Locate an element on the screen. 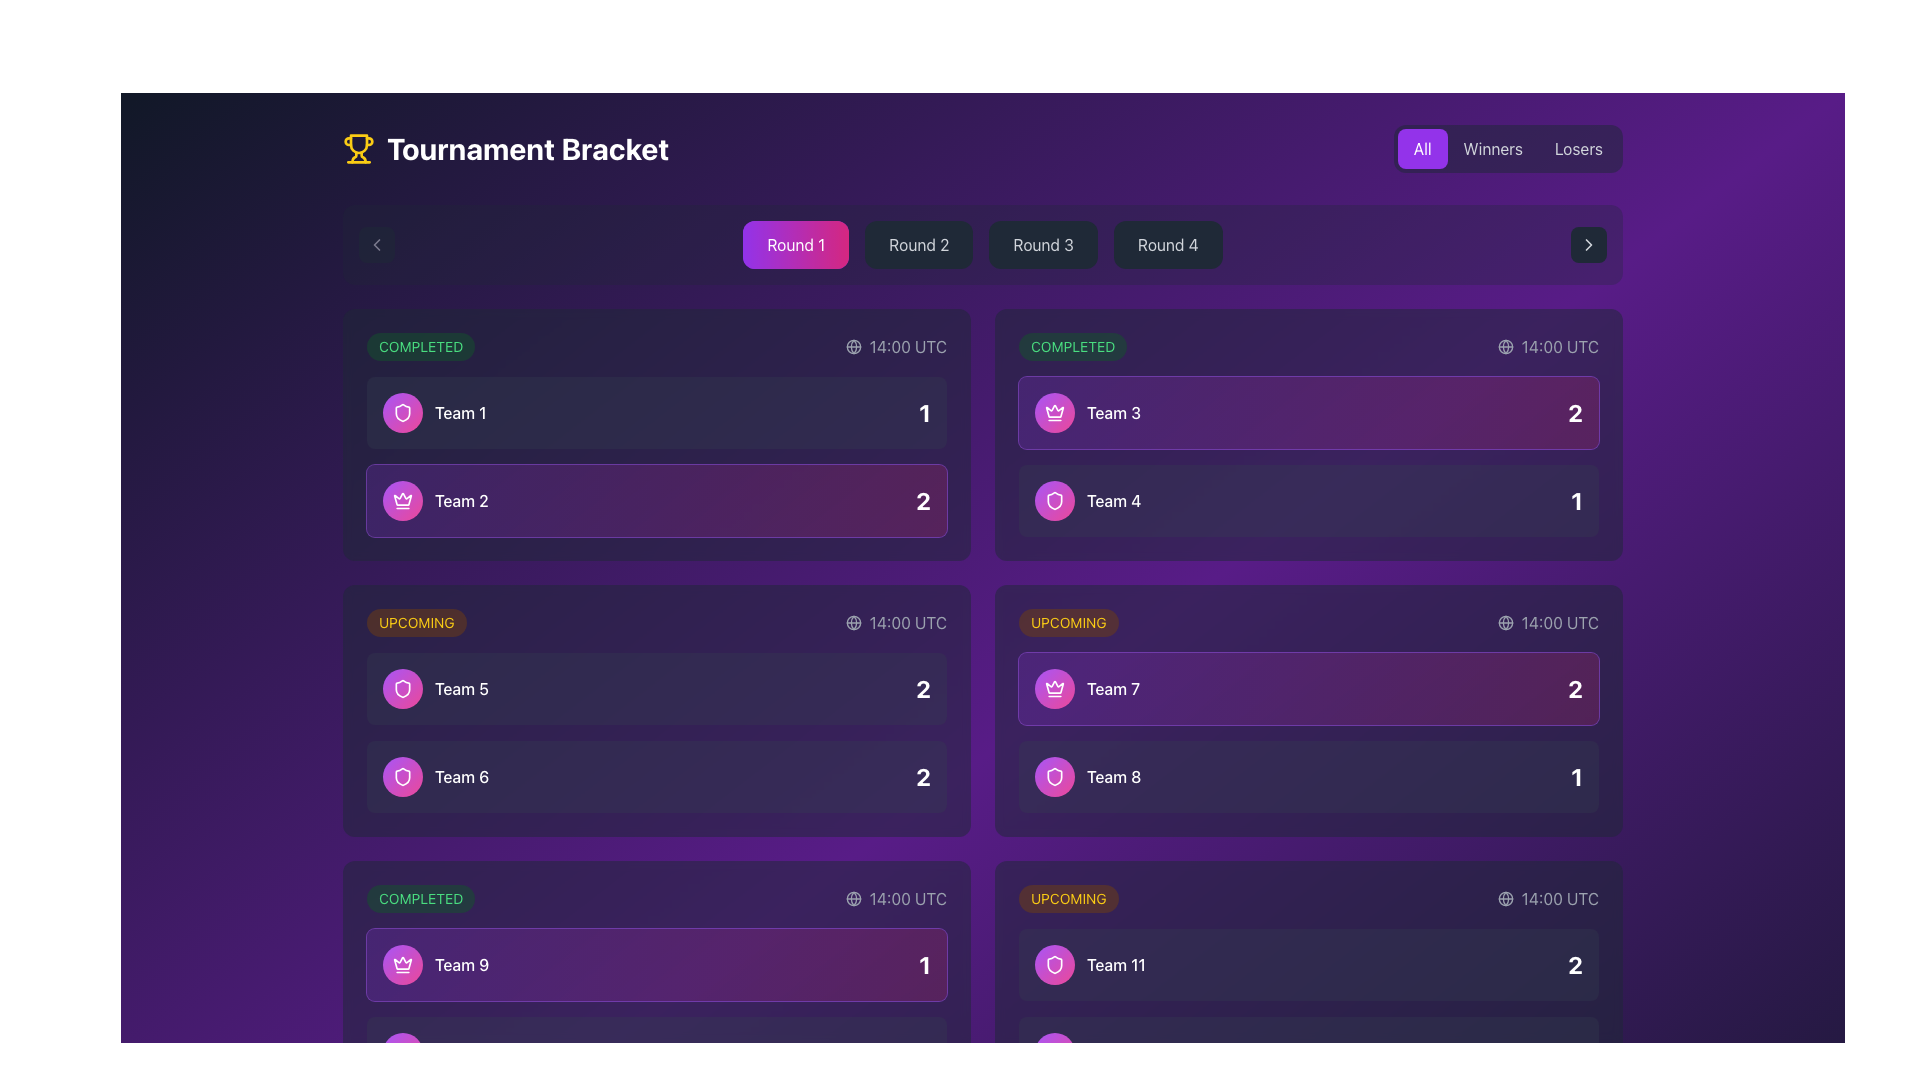 The height and width of the screenshot is (1080, 1920). the Label with icon displaying '14:00 UTC', which is located in the lower-mid right section of the UI, next to a globe icon is located at coordinates (1547, 622).